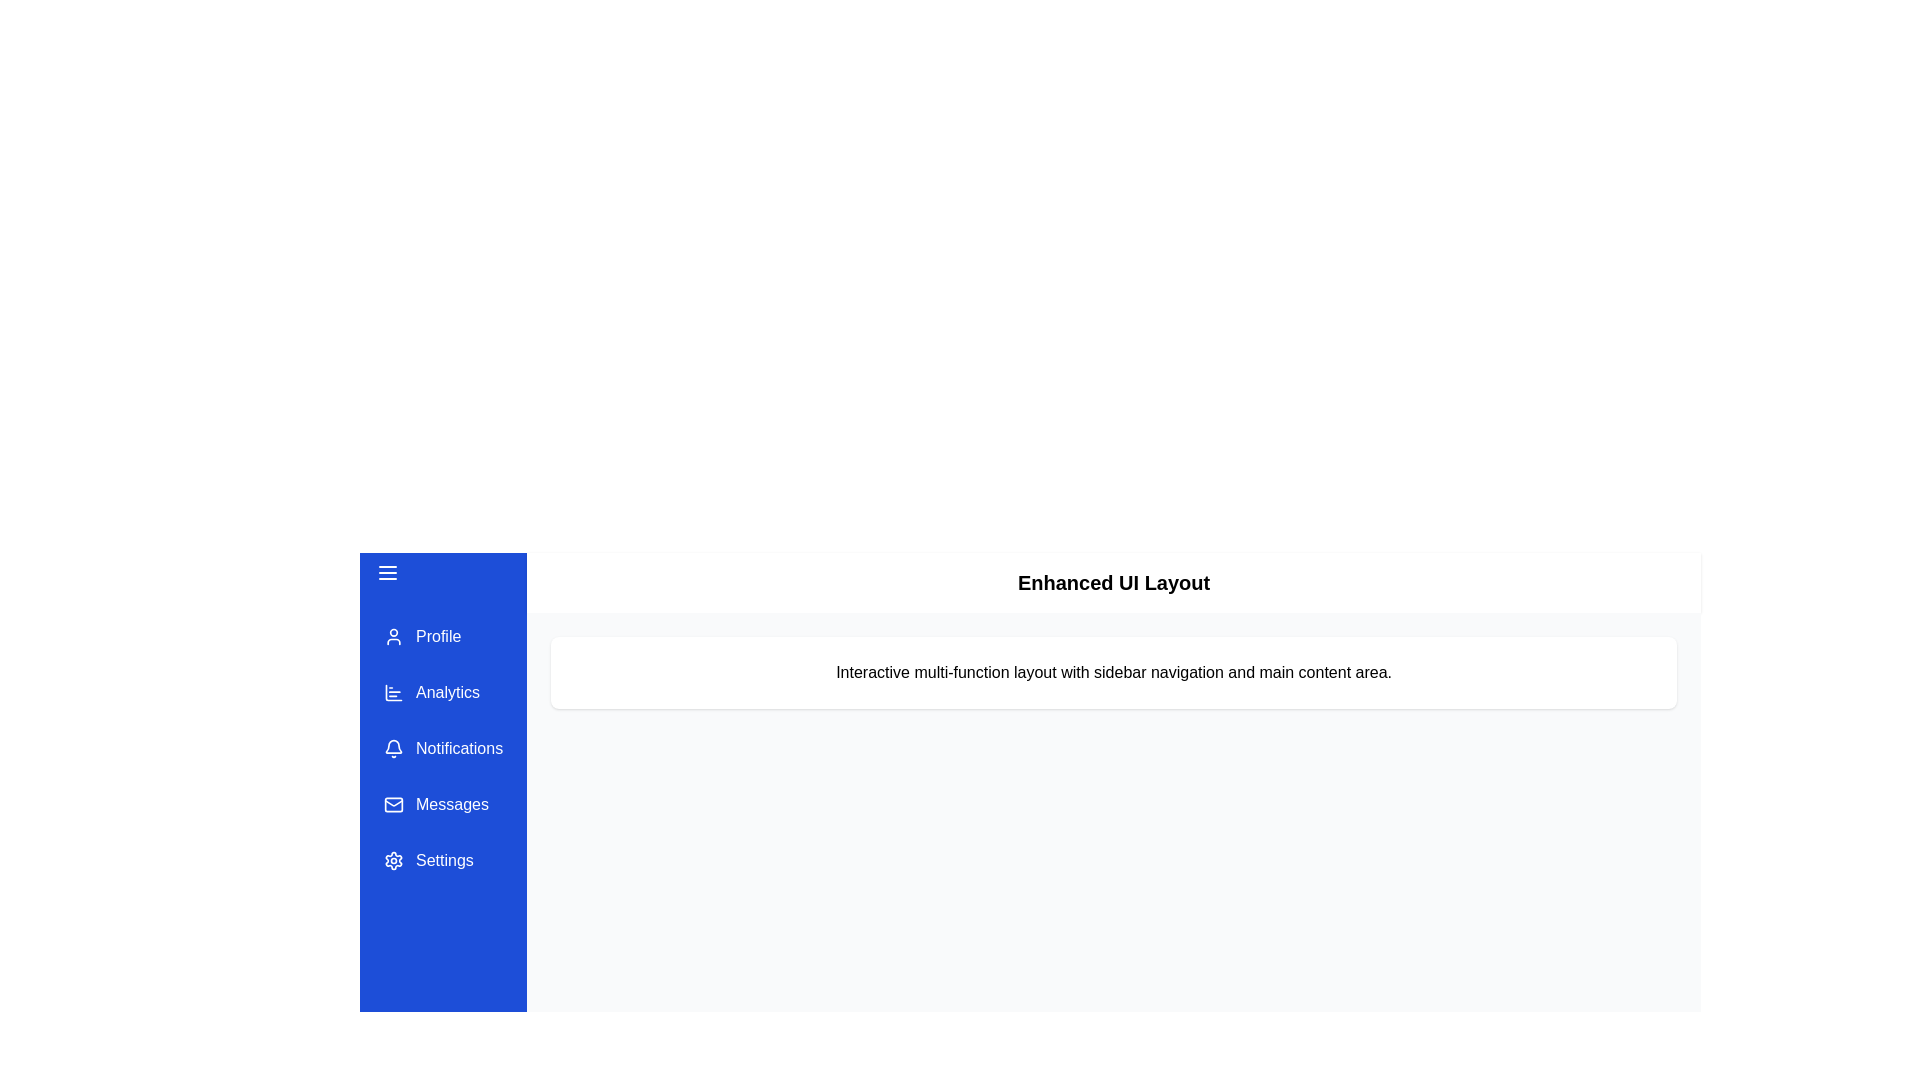  I want to click on the notification icon located in the sidebar menu, positioned between 'Analytics' and 'Messages', so click(393, 746).